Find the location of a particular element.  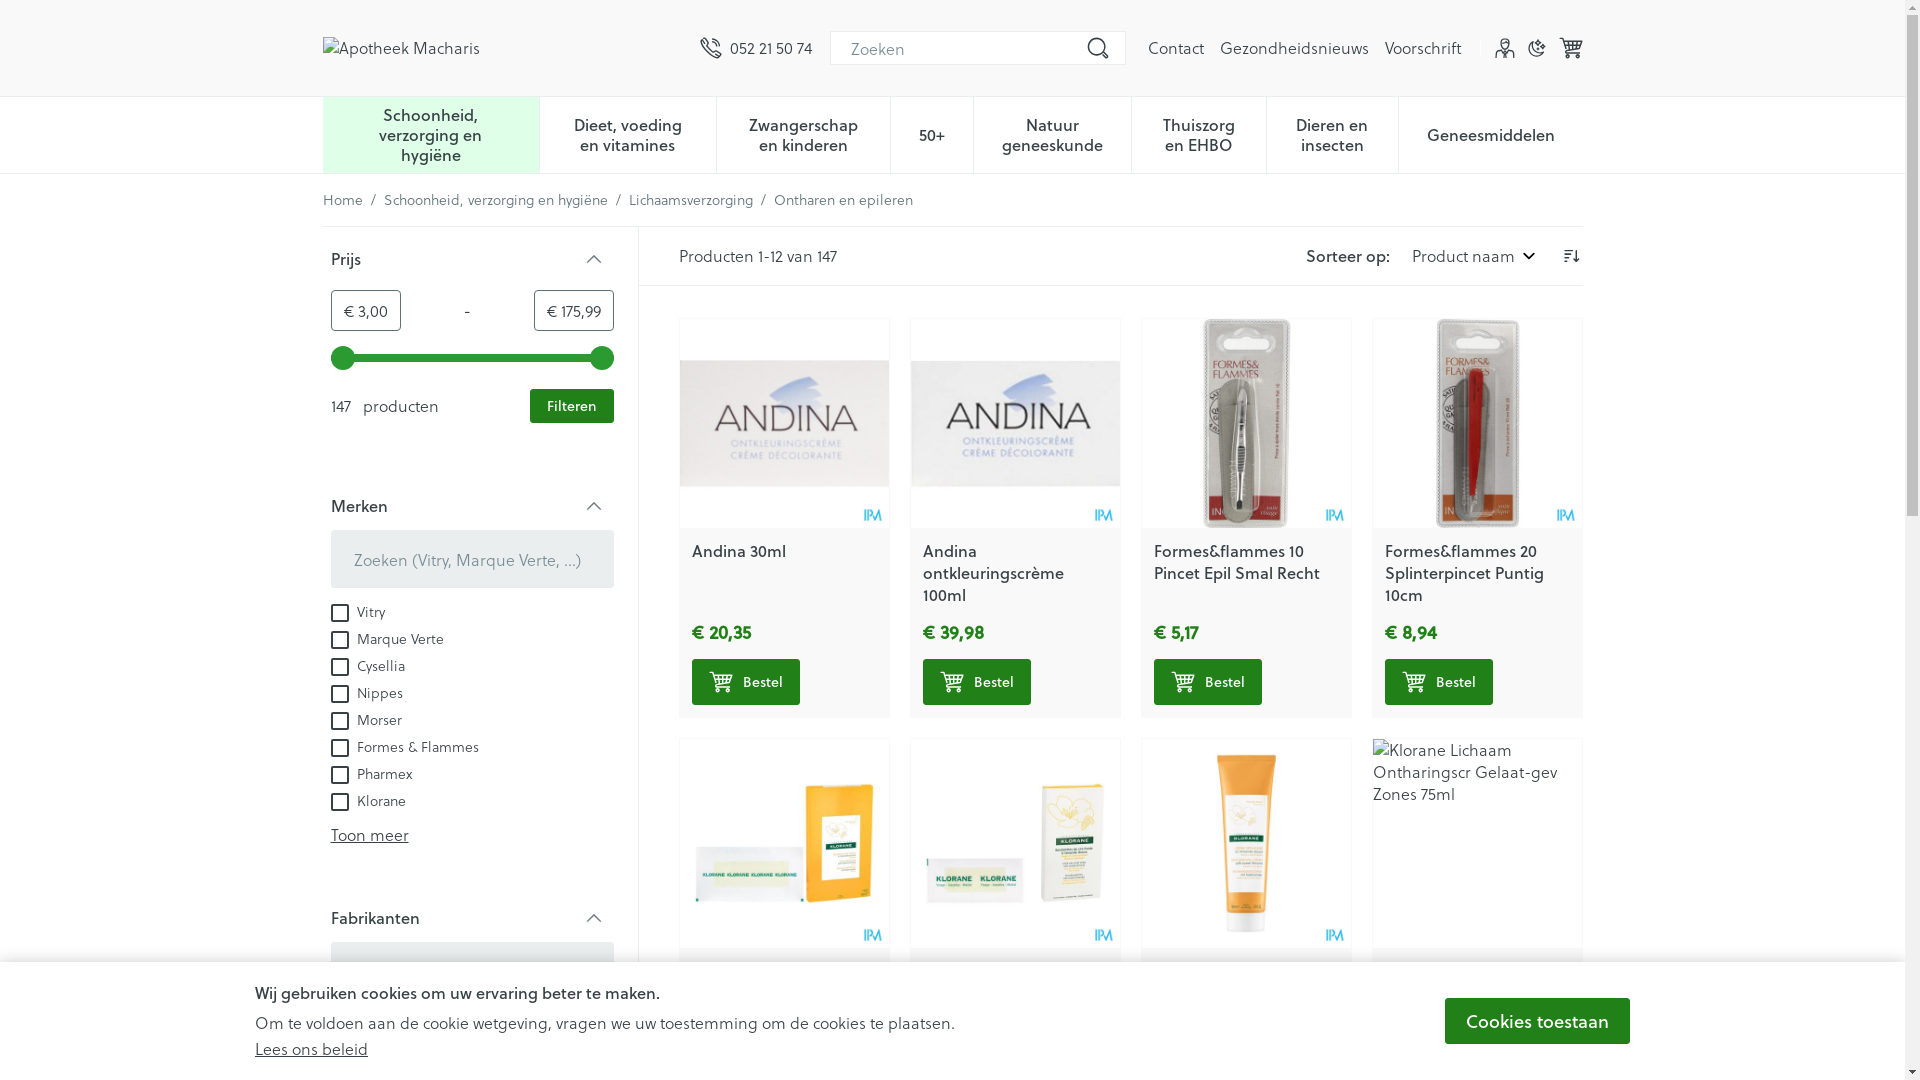

'50+' is located at coordinates (930, 132).